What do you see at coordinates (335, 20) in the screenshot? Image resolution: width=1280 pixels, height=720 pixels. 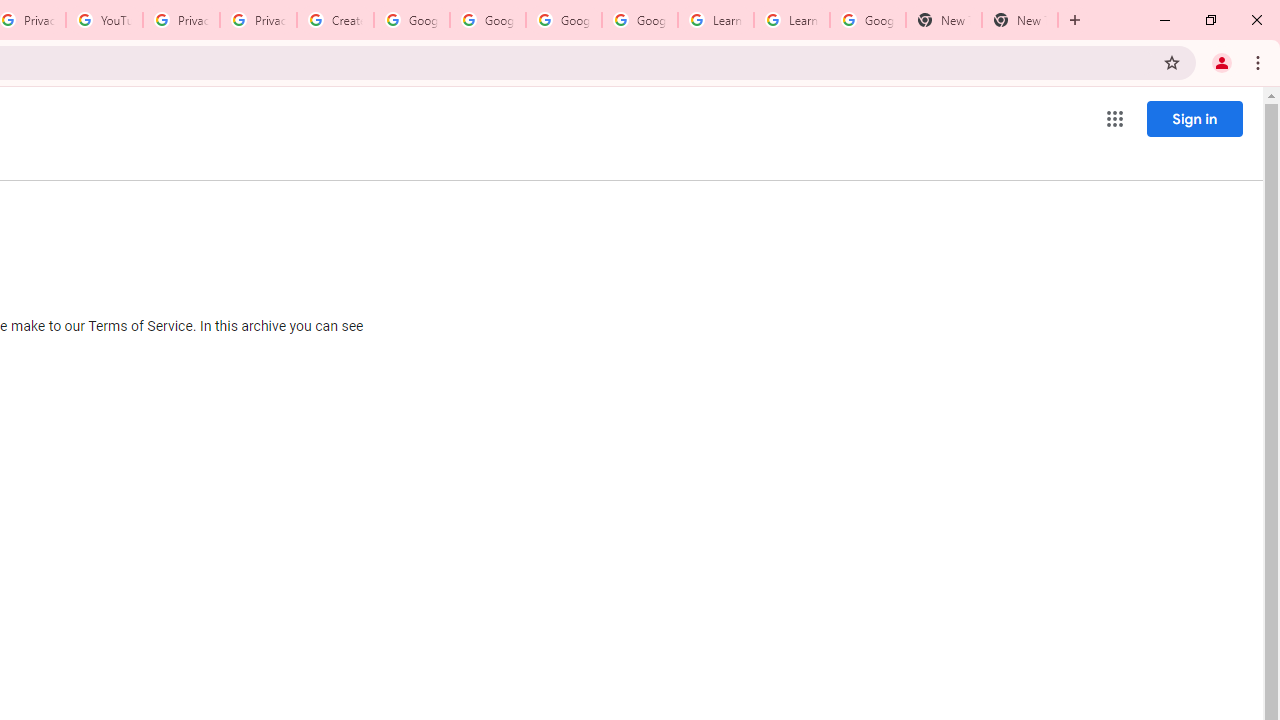 I see `'Create your Google Account'` at bounding box center [335, 20].